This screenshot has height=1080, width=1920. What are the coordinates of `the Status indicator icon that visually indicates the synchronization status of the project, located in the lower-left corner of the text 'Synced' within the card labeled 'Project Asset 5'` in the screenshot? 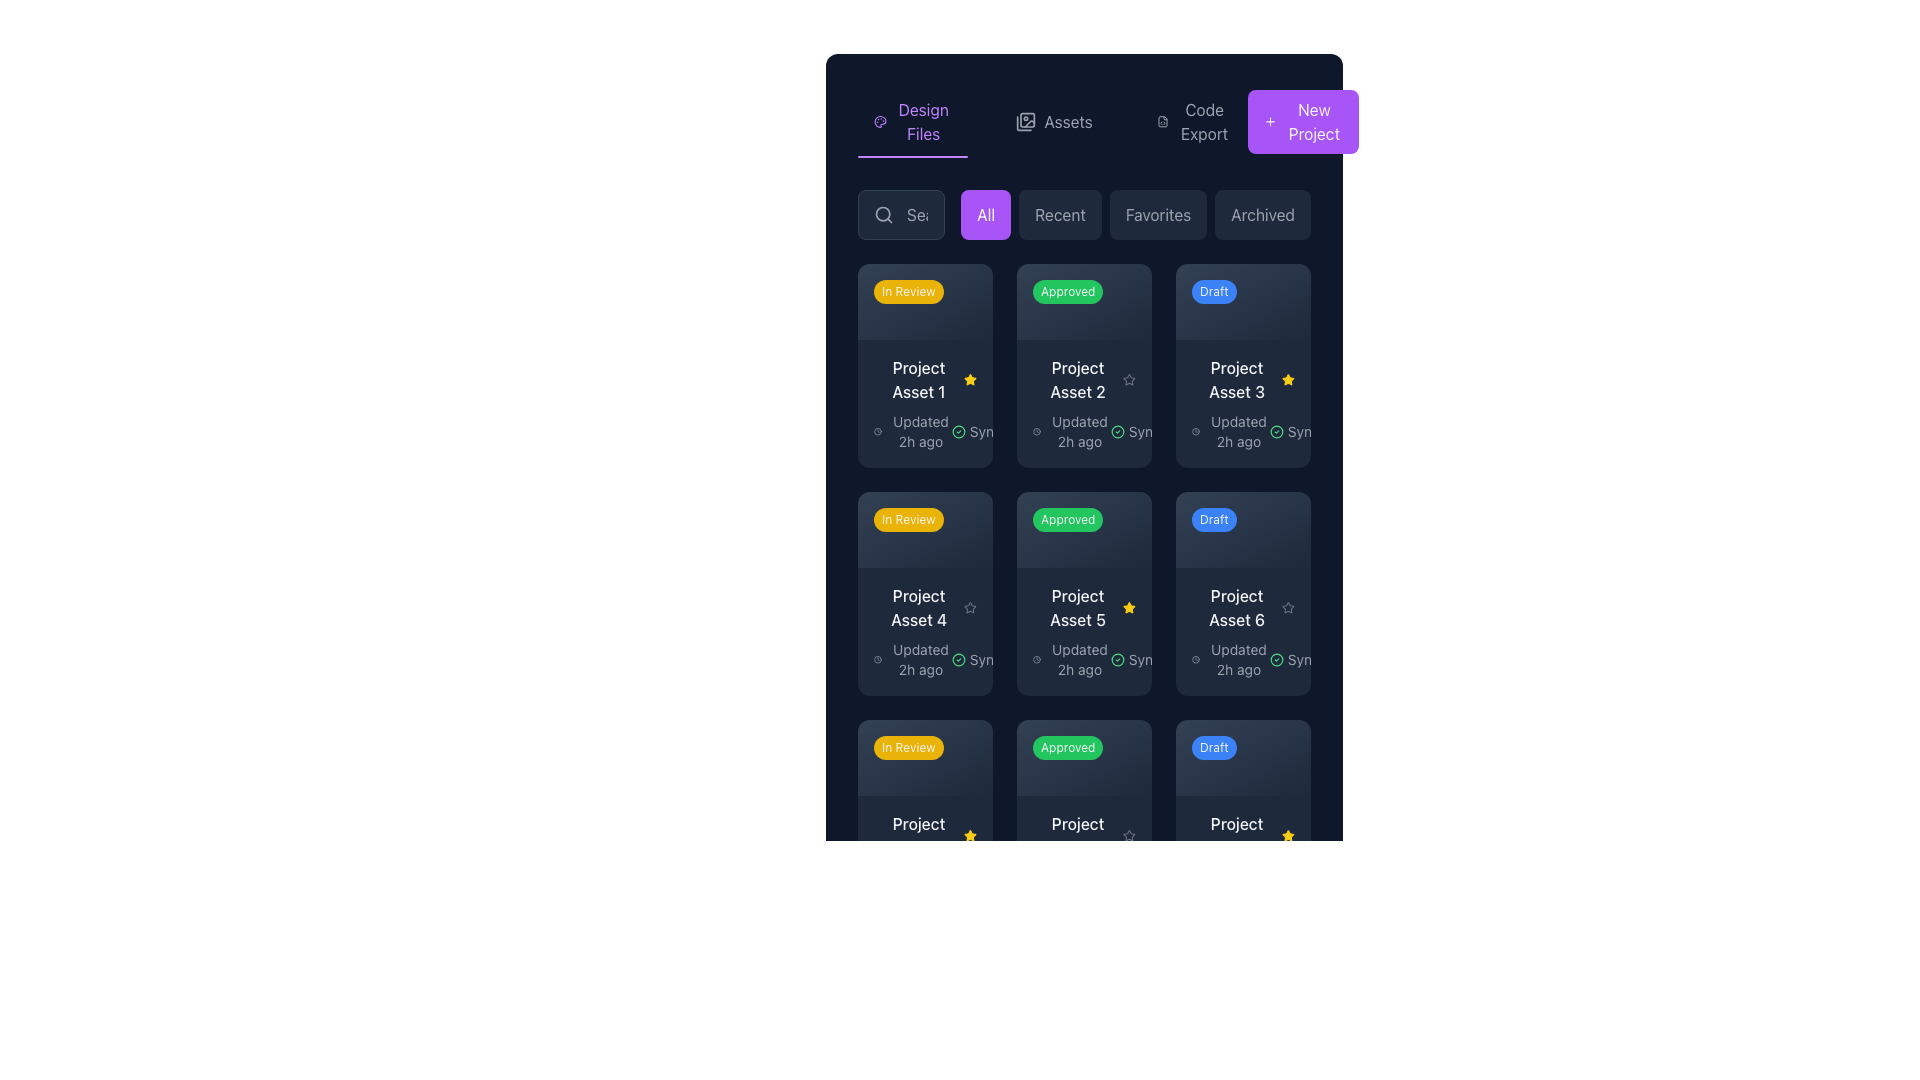 It's located at (1116, 659).